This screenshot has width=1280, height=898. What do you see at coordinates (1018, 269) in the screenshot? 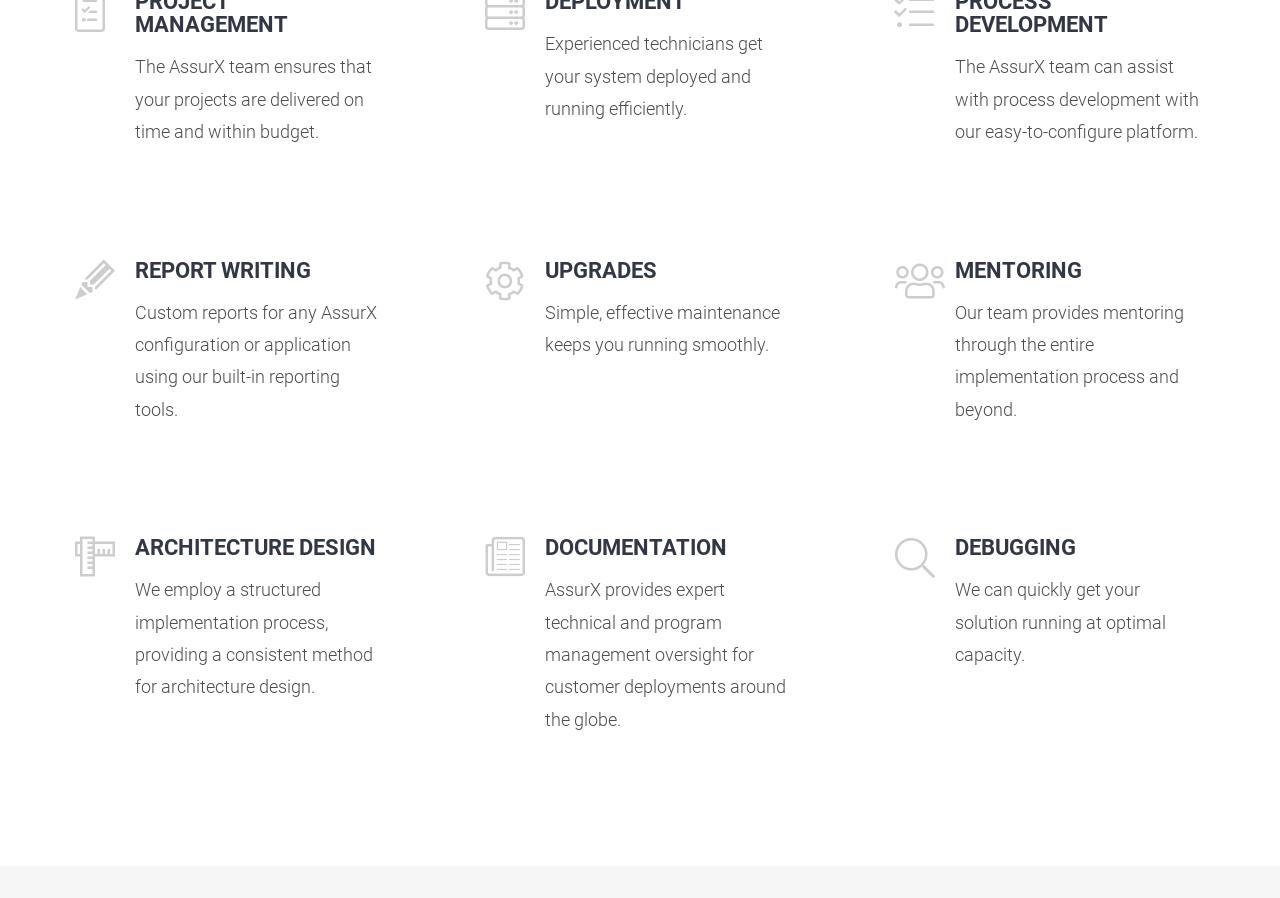
I see `'MENTORING'` at bounding box center [1018, 269].